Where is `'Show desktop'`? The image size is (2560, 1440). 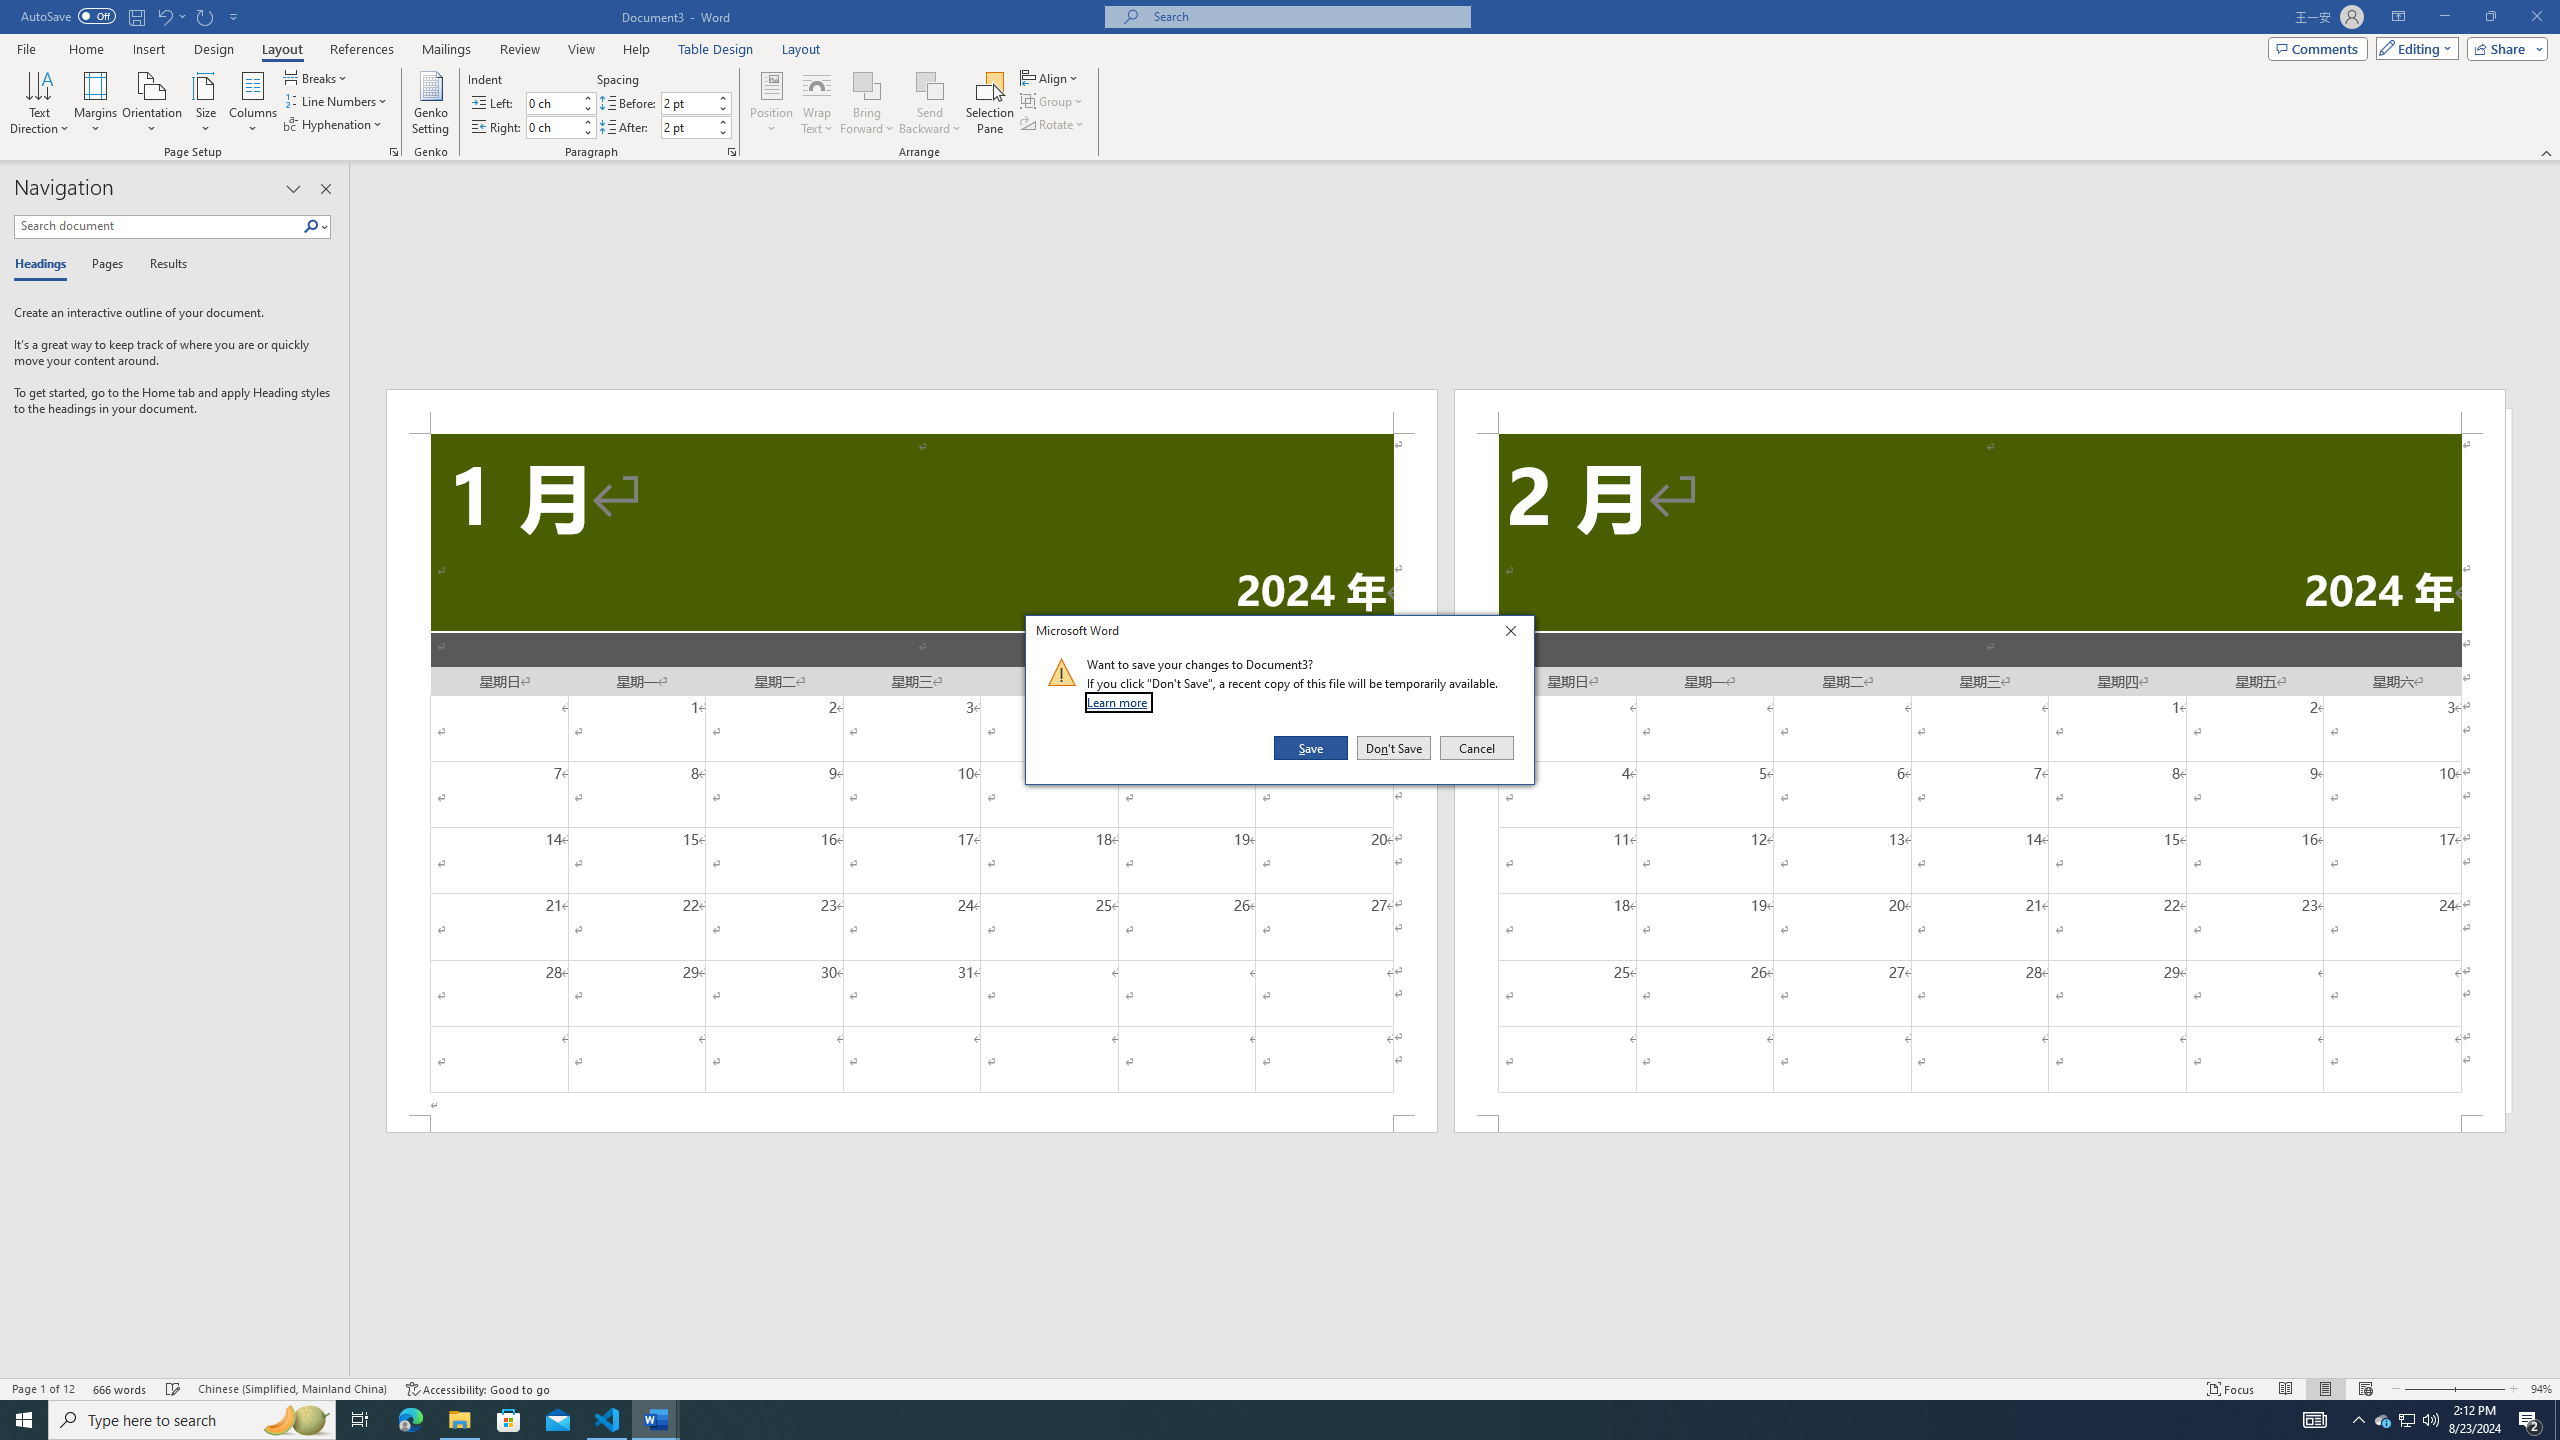 'Show desktop' is located at coordinates (2556, 1418).